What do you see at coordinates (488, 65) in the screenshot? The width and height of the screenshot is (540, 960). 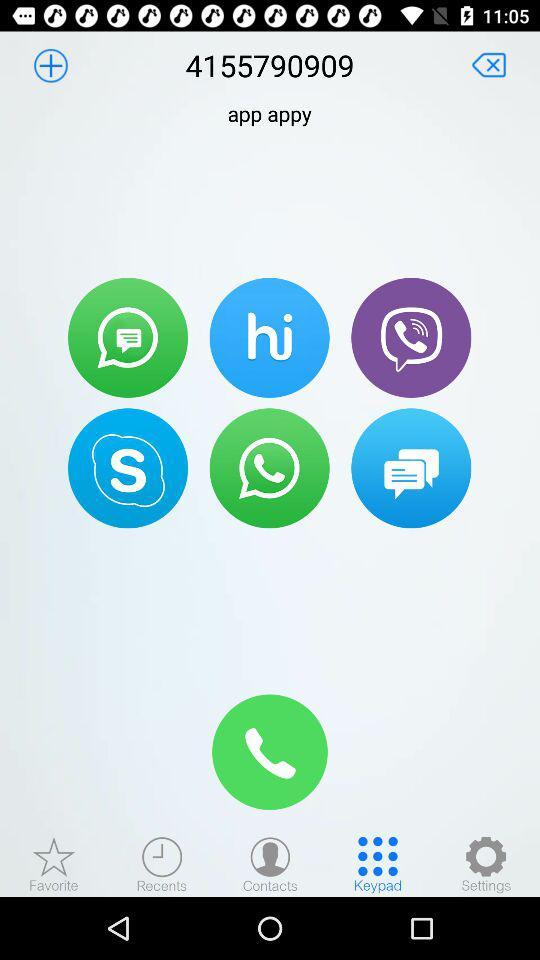 I see `screen` at bounding box center [488, 65].